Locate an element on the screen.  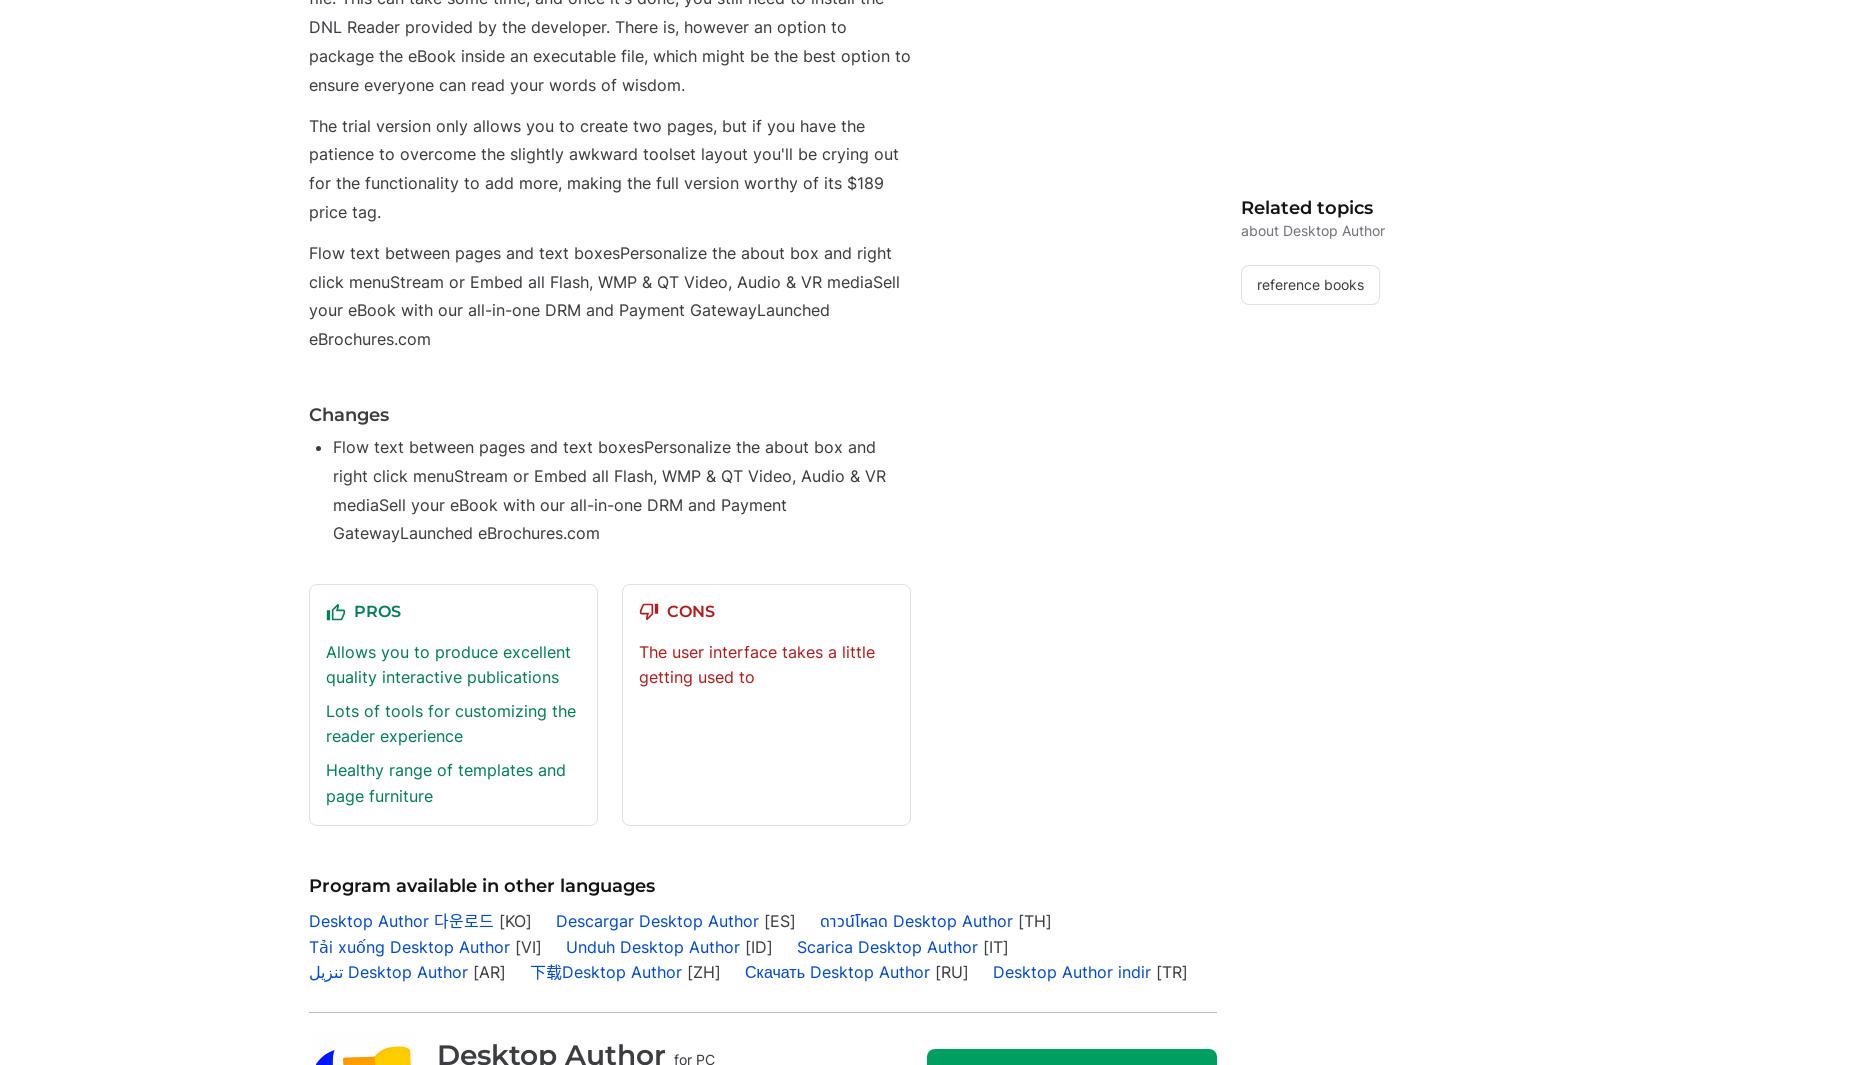
'Nederlands' is located at coordinates (980, 156).